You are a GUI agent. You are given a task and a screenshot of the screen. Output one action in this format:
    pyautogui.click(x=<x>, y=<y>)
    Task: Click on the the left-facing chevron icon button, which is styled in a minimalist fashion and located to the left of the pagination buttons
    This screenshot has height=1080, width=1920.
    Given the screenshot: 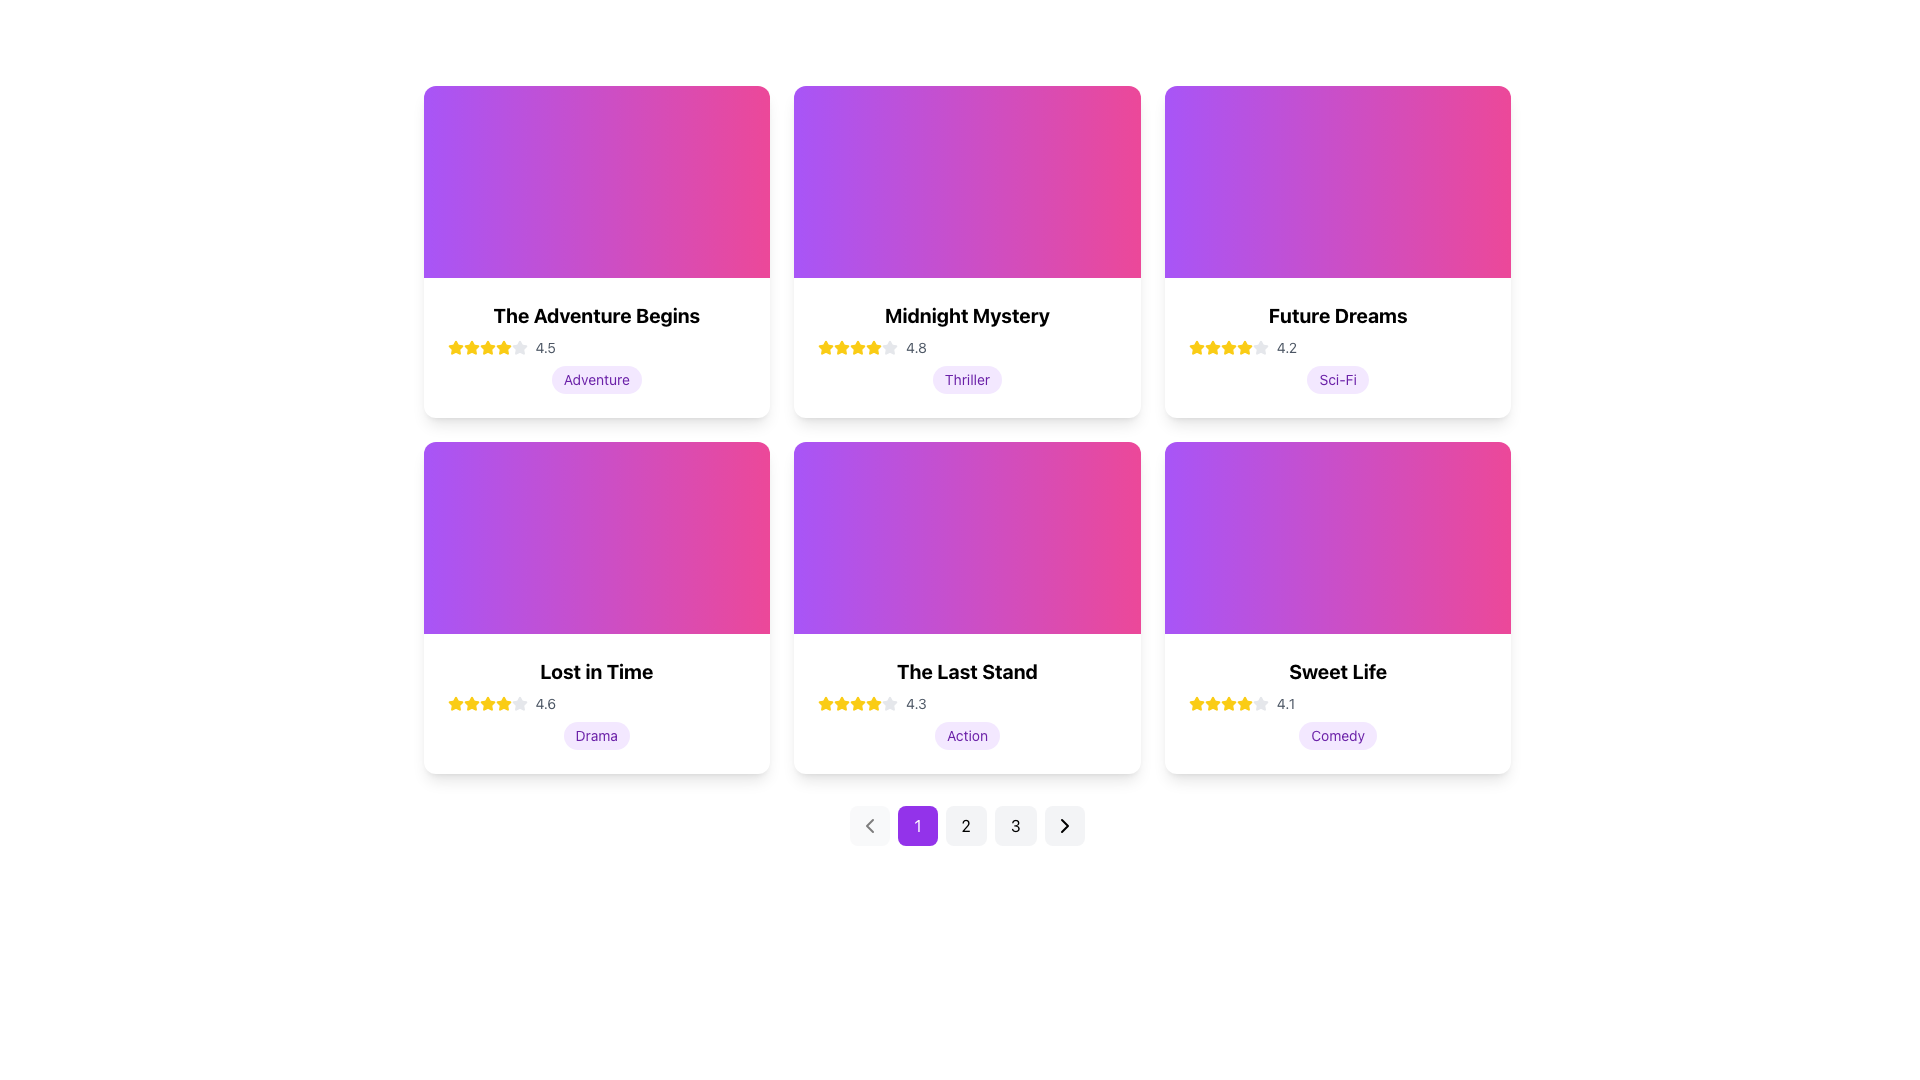 What is the action you would take?
    pyautogui.click(x=870, y=825)
    